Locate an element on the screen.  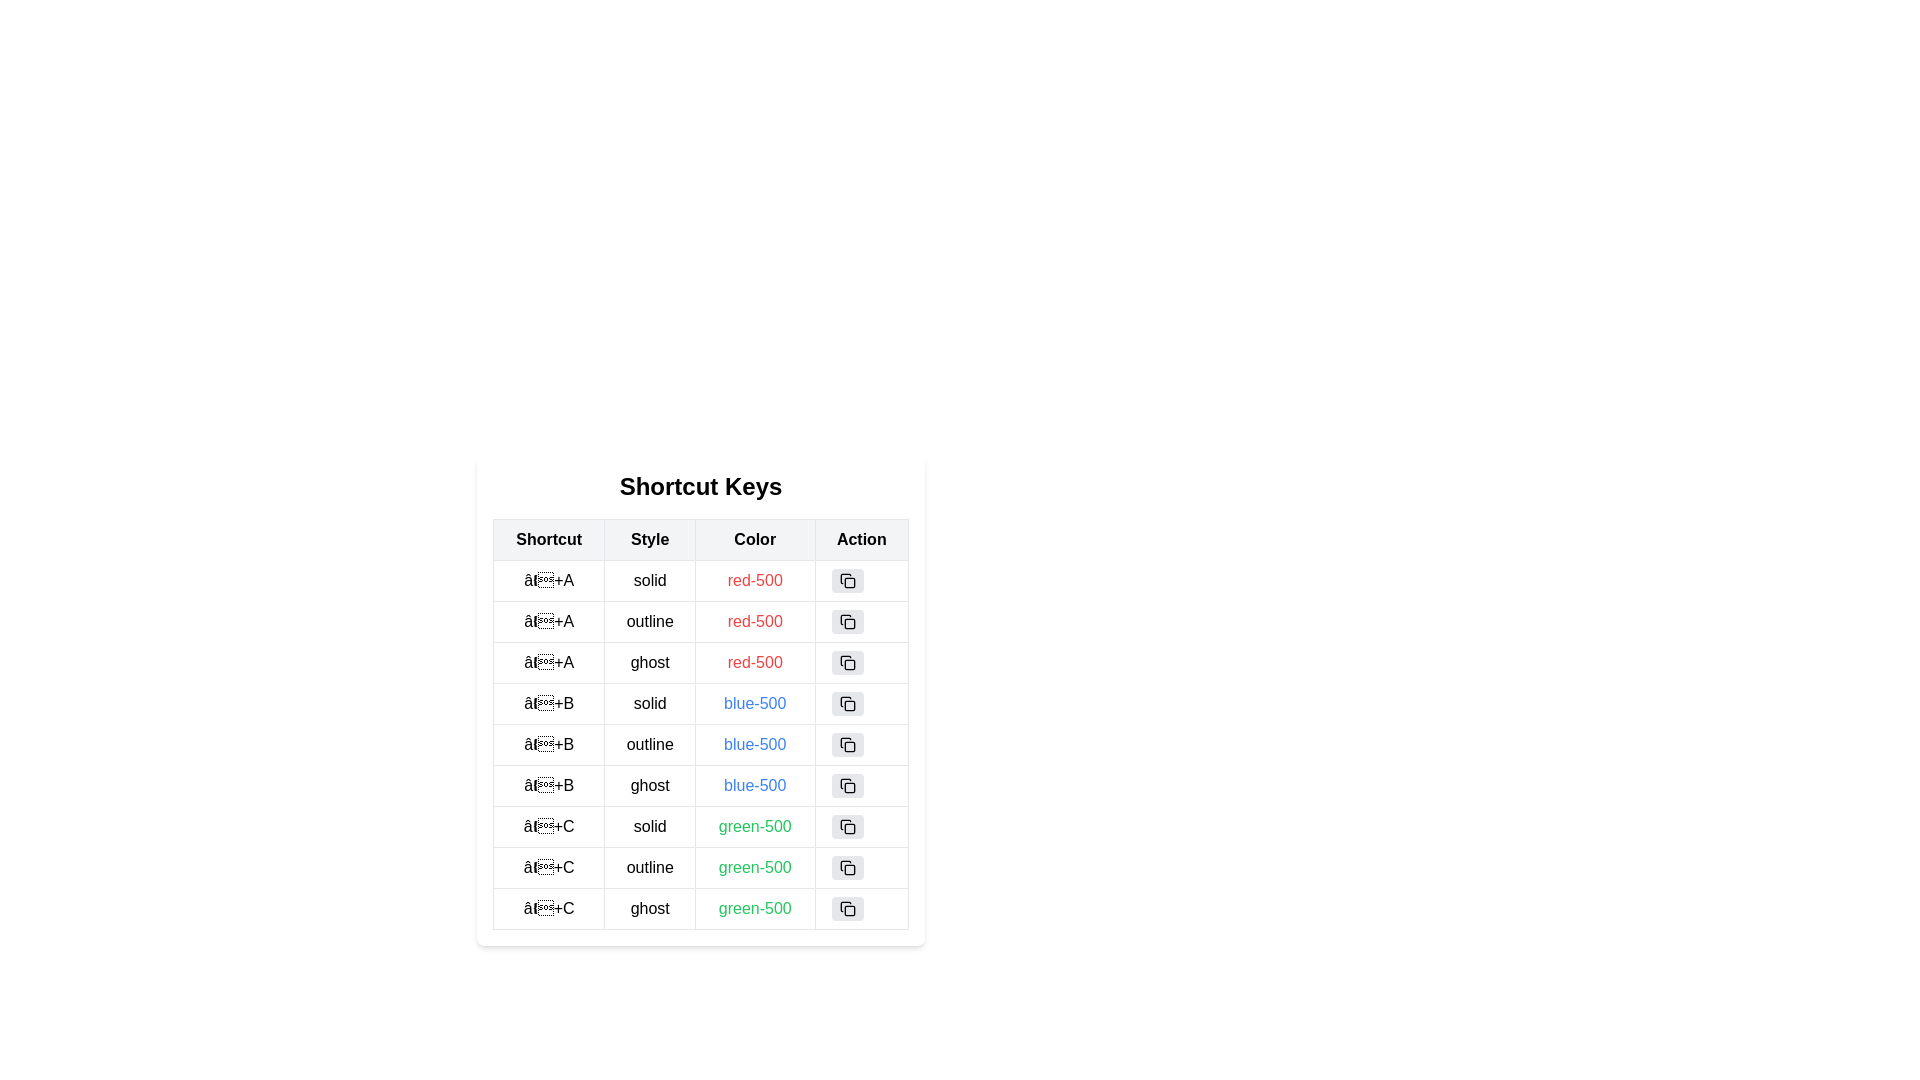
the static text label representing the keyboard shortcut '⌘+C' located in the first cell of the last row of the table in the 'Shortcut' column is located at coordinates (549, 909).